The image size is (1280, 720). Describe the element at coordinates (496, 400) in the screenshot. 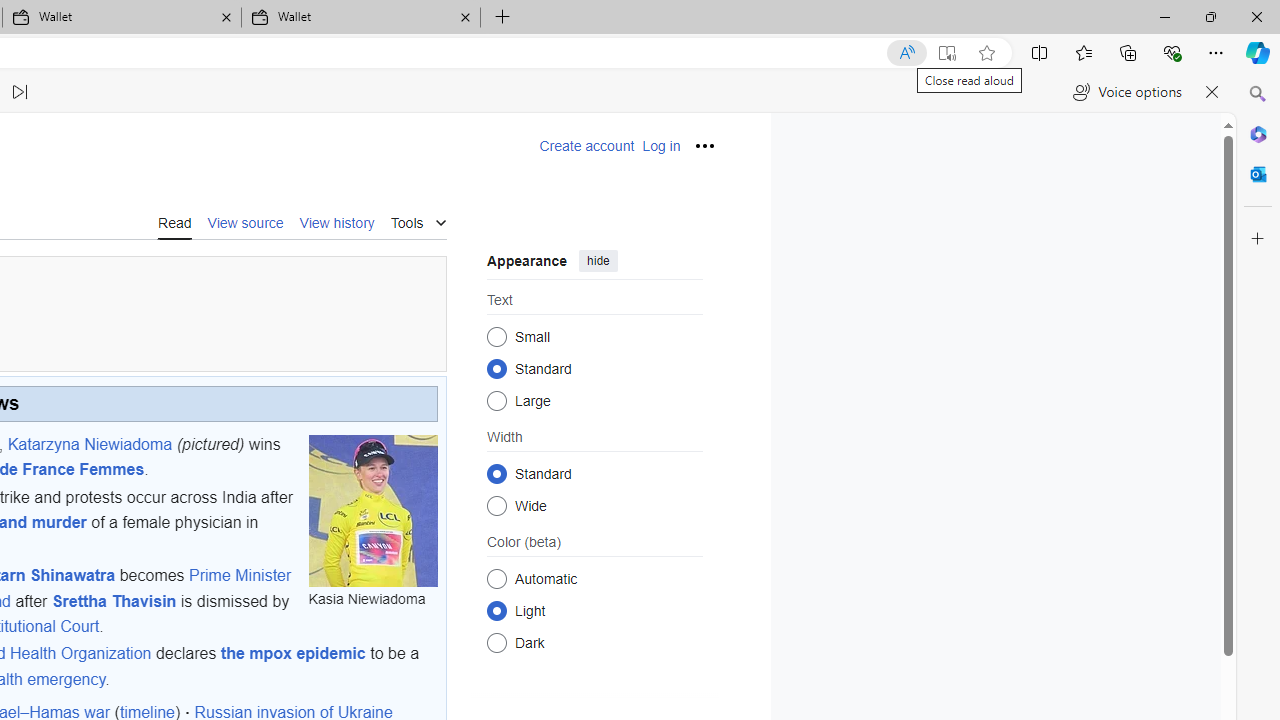

I see `'Large'` at that location.